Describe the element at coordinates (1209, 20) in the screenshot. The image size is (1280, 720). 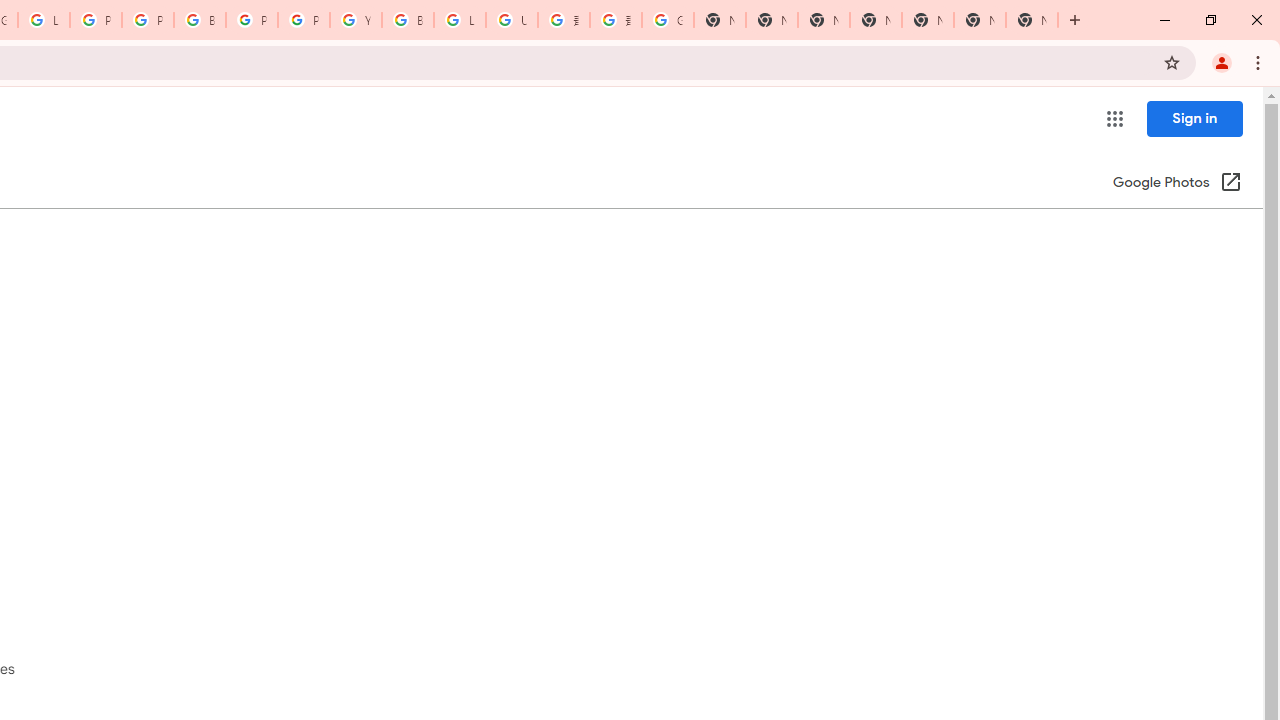
I see `'Restore'` at that location.